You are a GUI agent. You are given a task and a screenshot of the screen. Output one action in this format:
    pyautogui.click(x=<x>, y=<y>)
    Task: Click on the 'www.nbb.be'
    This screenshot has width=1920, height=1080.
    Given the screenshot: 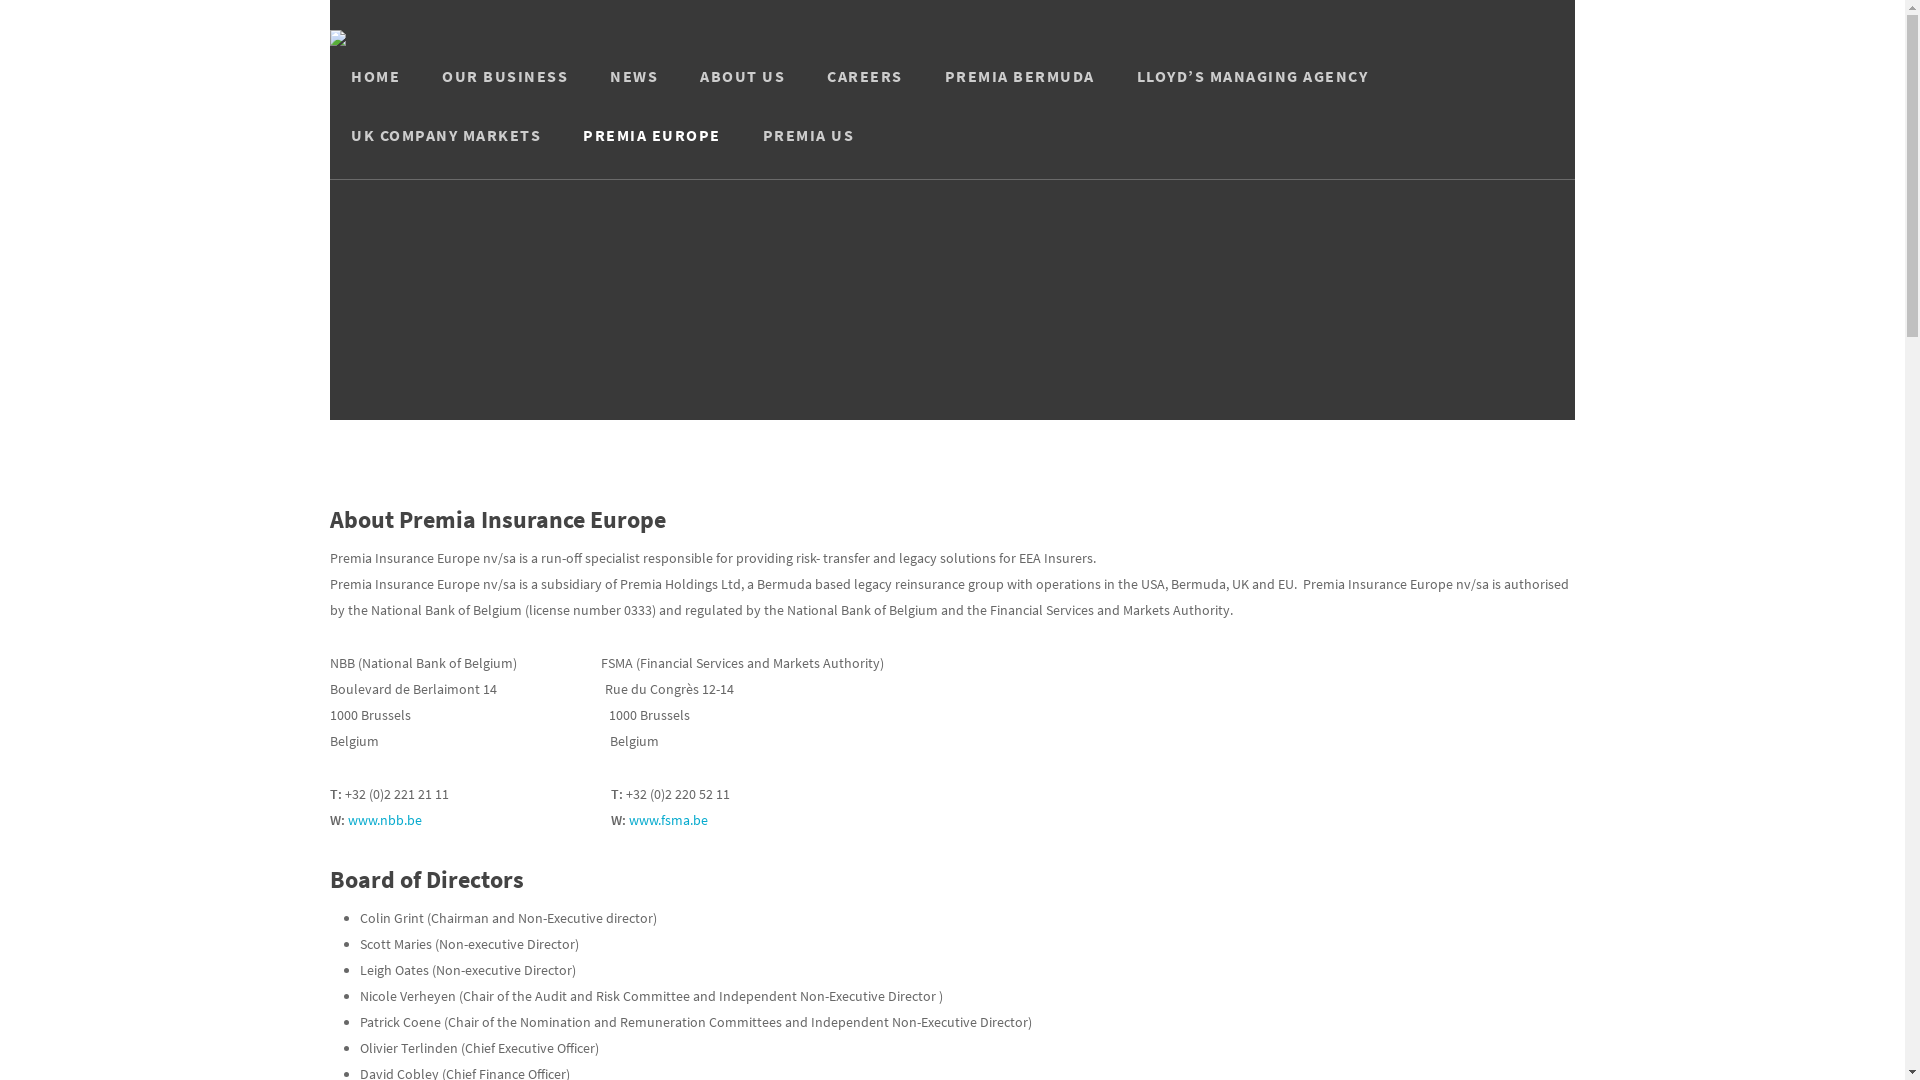 What is the action you would take?
    pyautogui.click(x=384, y=820)
    